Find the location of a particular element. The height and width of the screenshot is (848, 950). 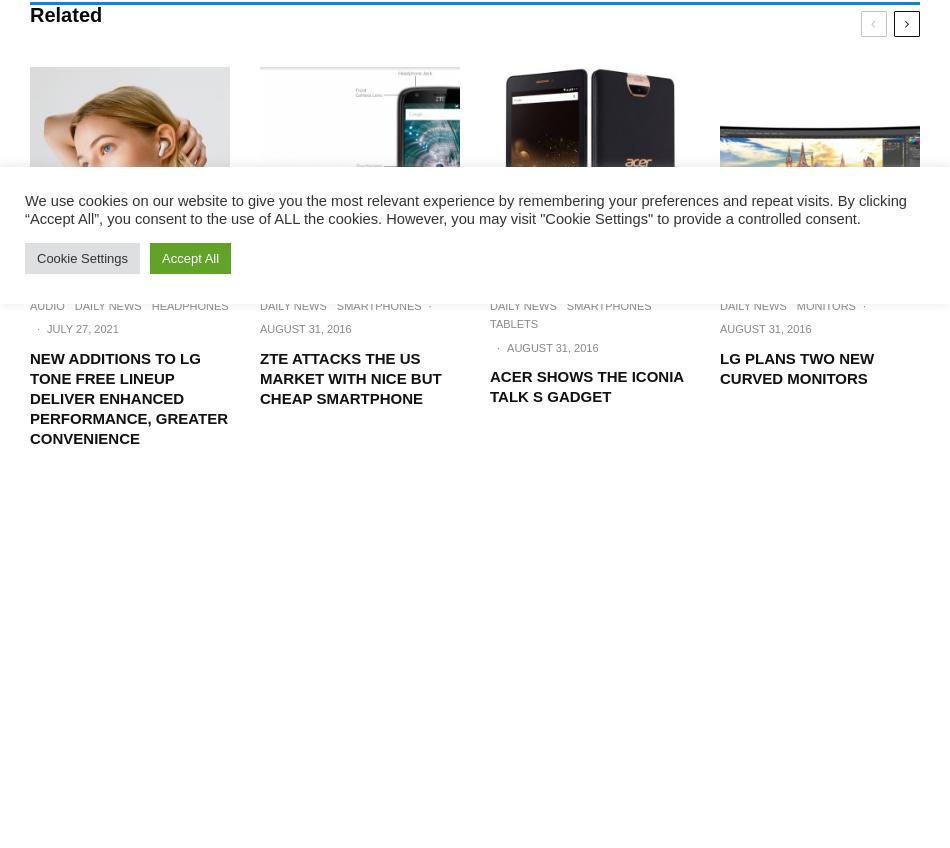

'Contact Us' is located at coordinates (762, 169).